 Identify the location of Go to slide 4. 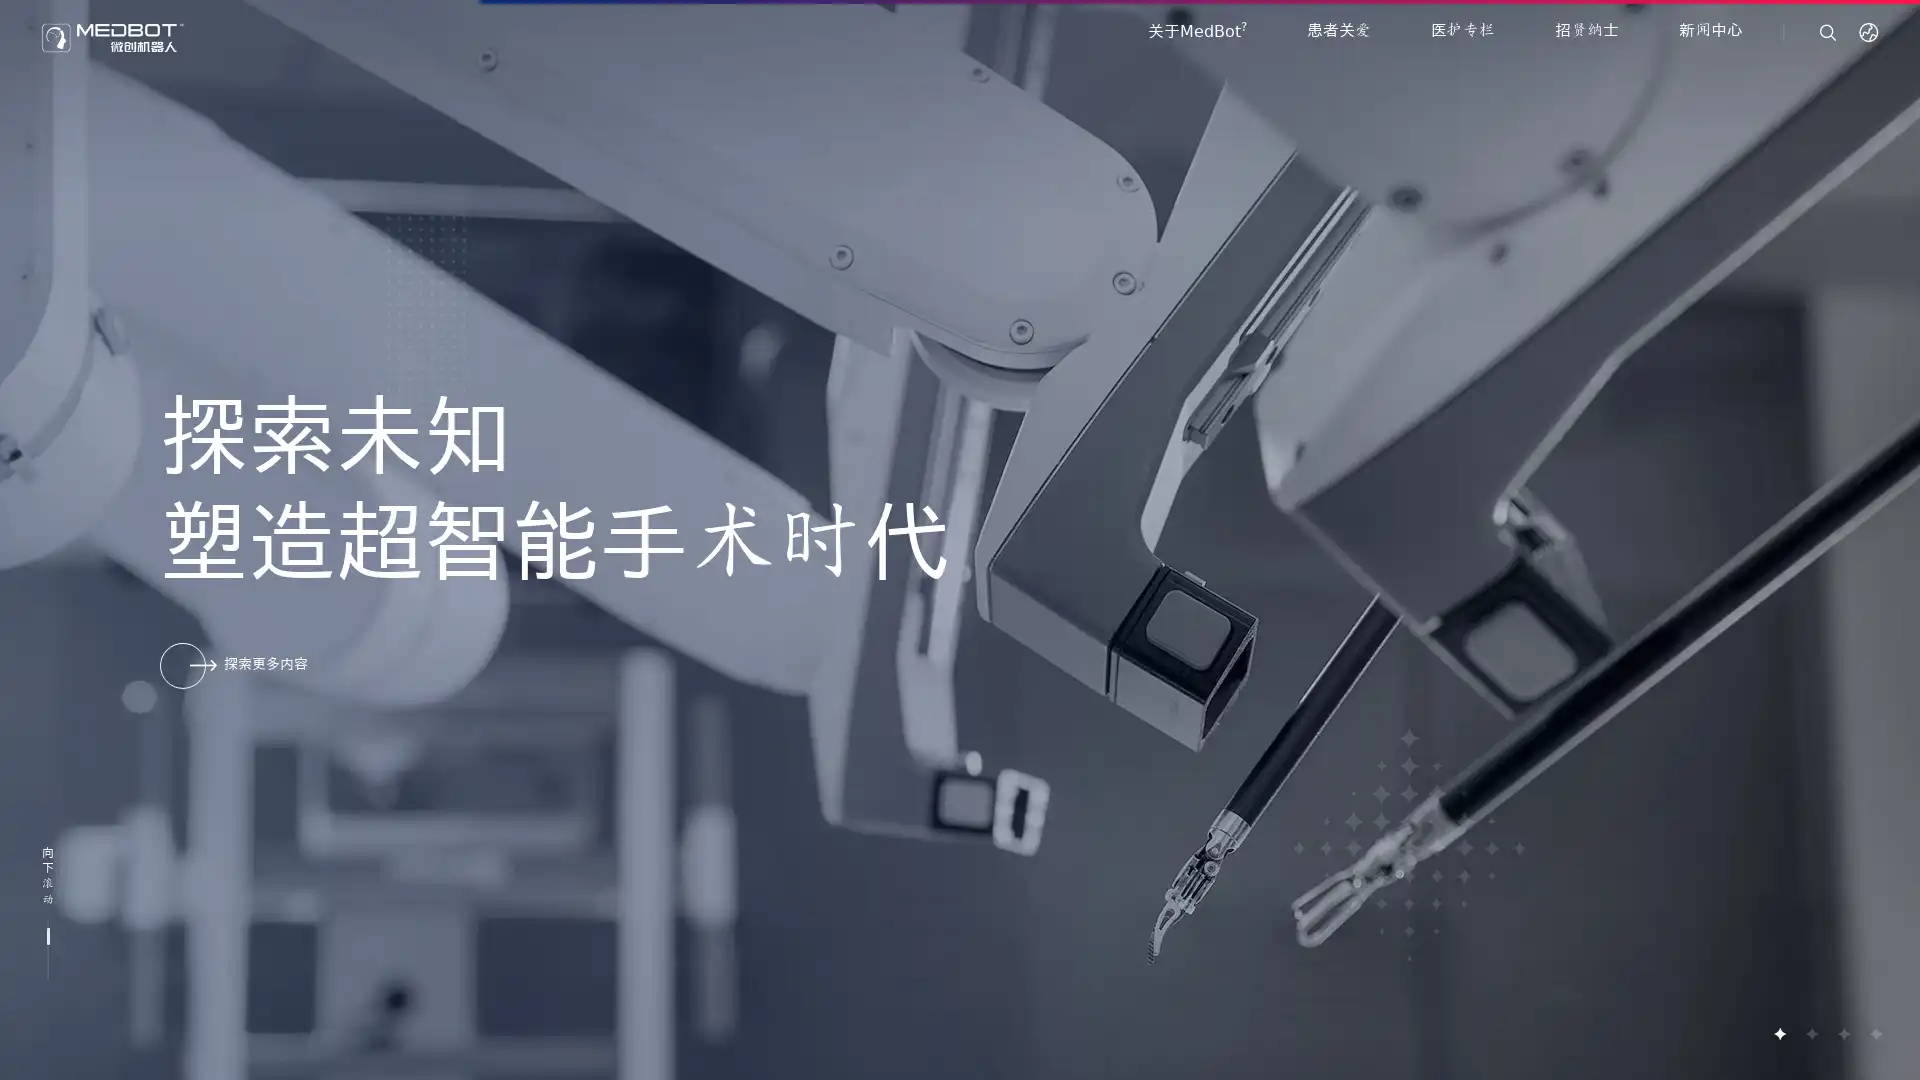
(1874, 1033).